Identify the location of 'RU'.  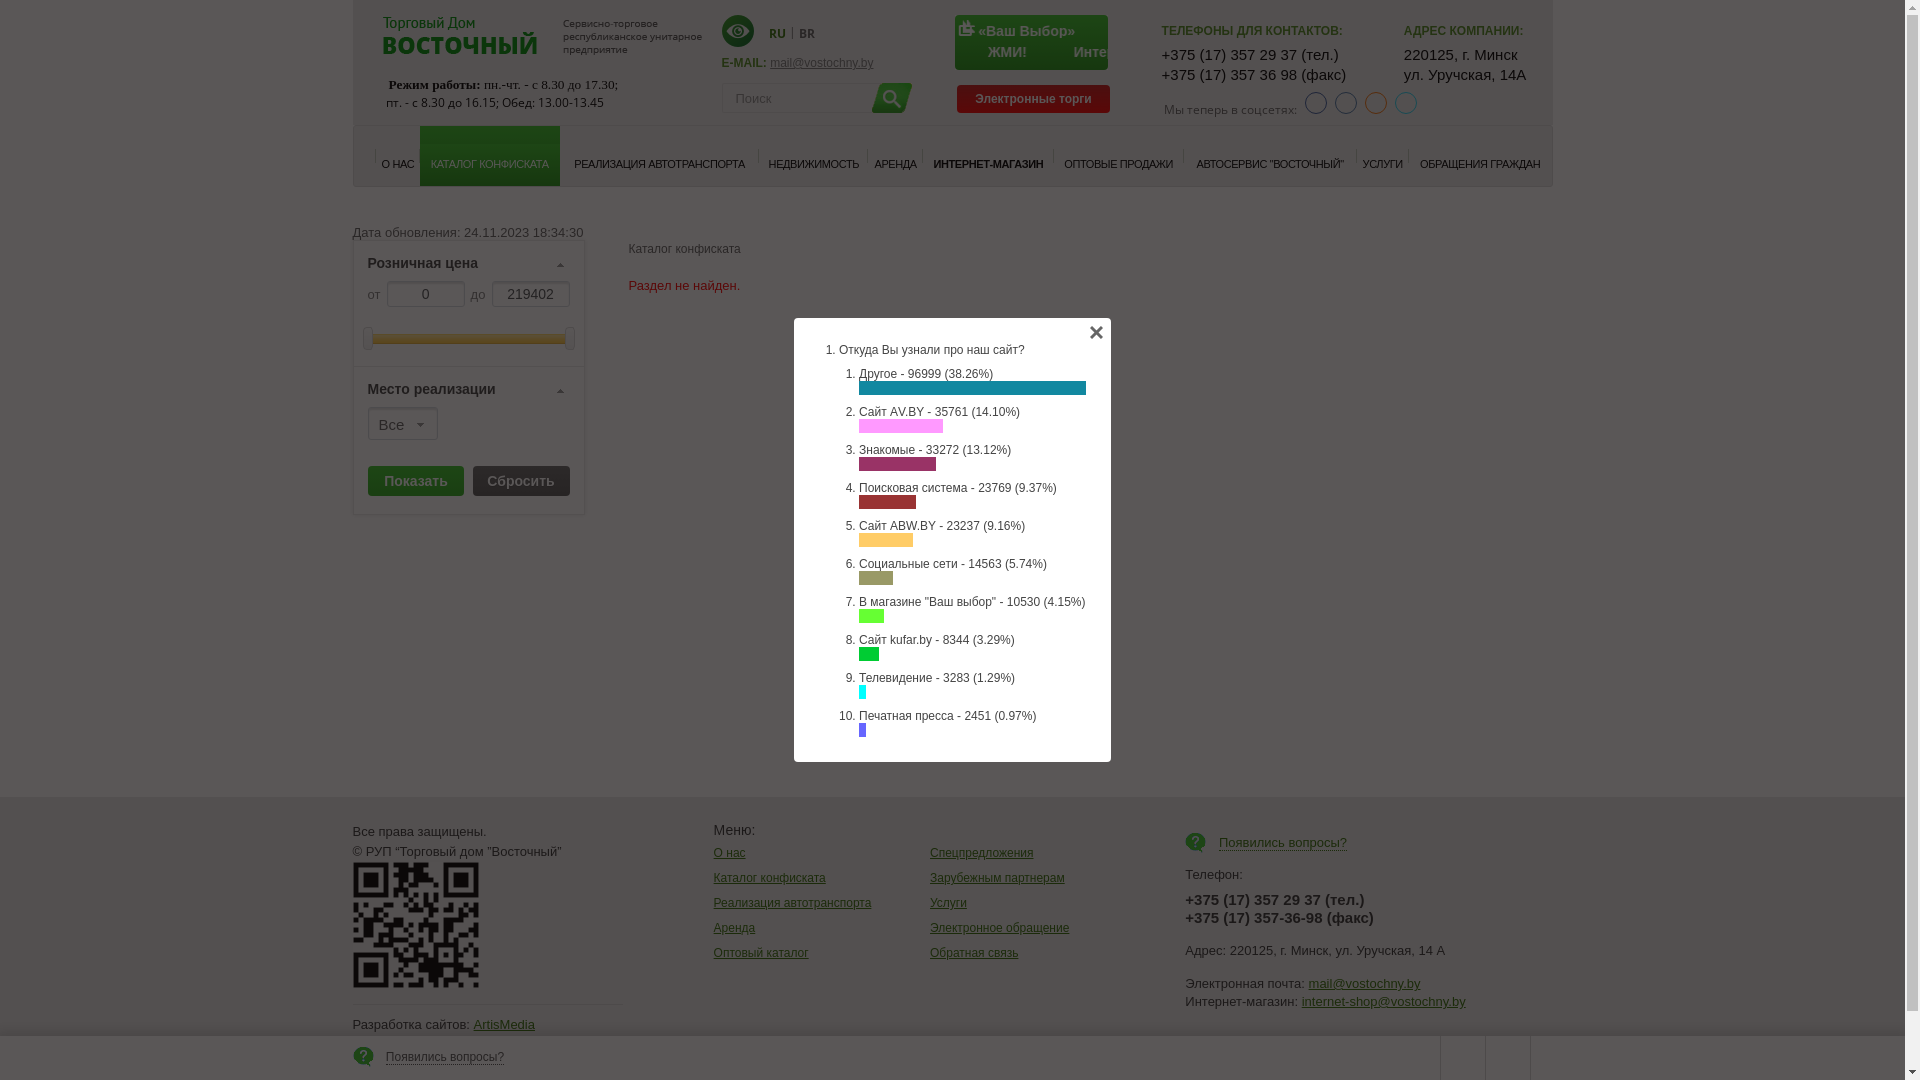
(775, 32).